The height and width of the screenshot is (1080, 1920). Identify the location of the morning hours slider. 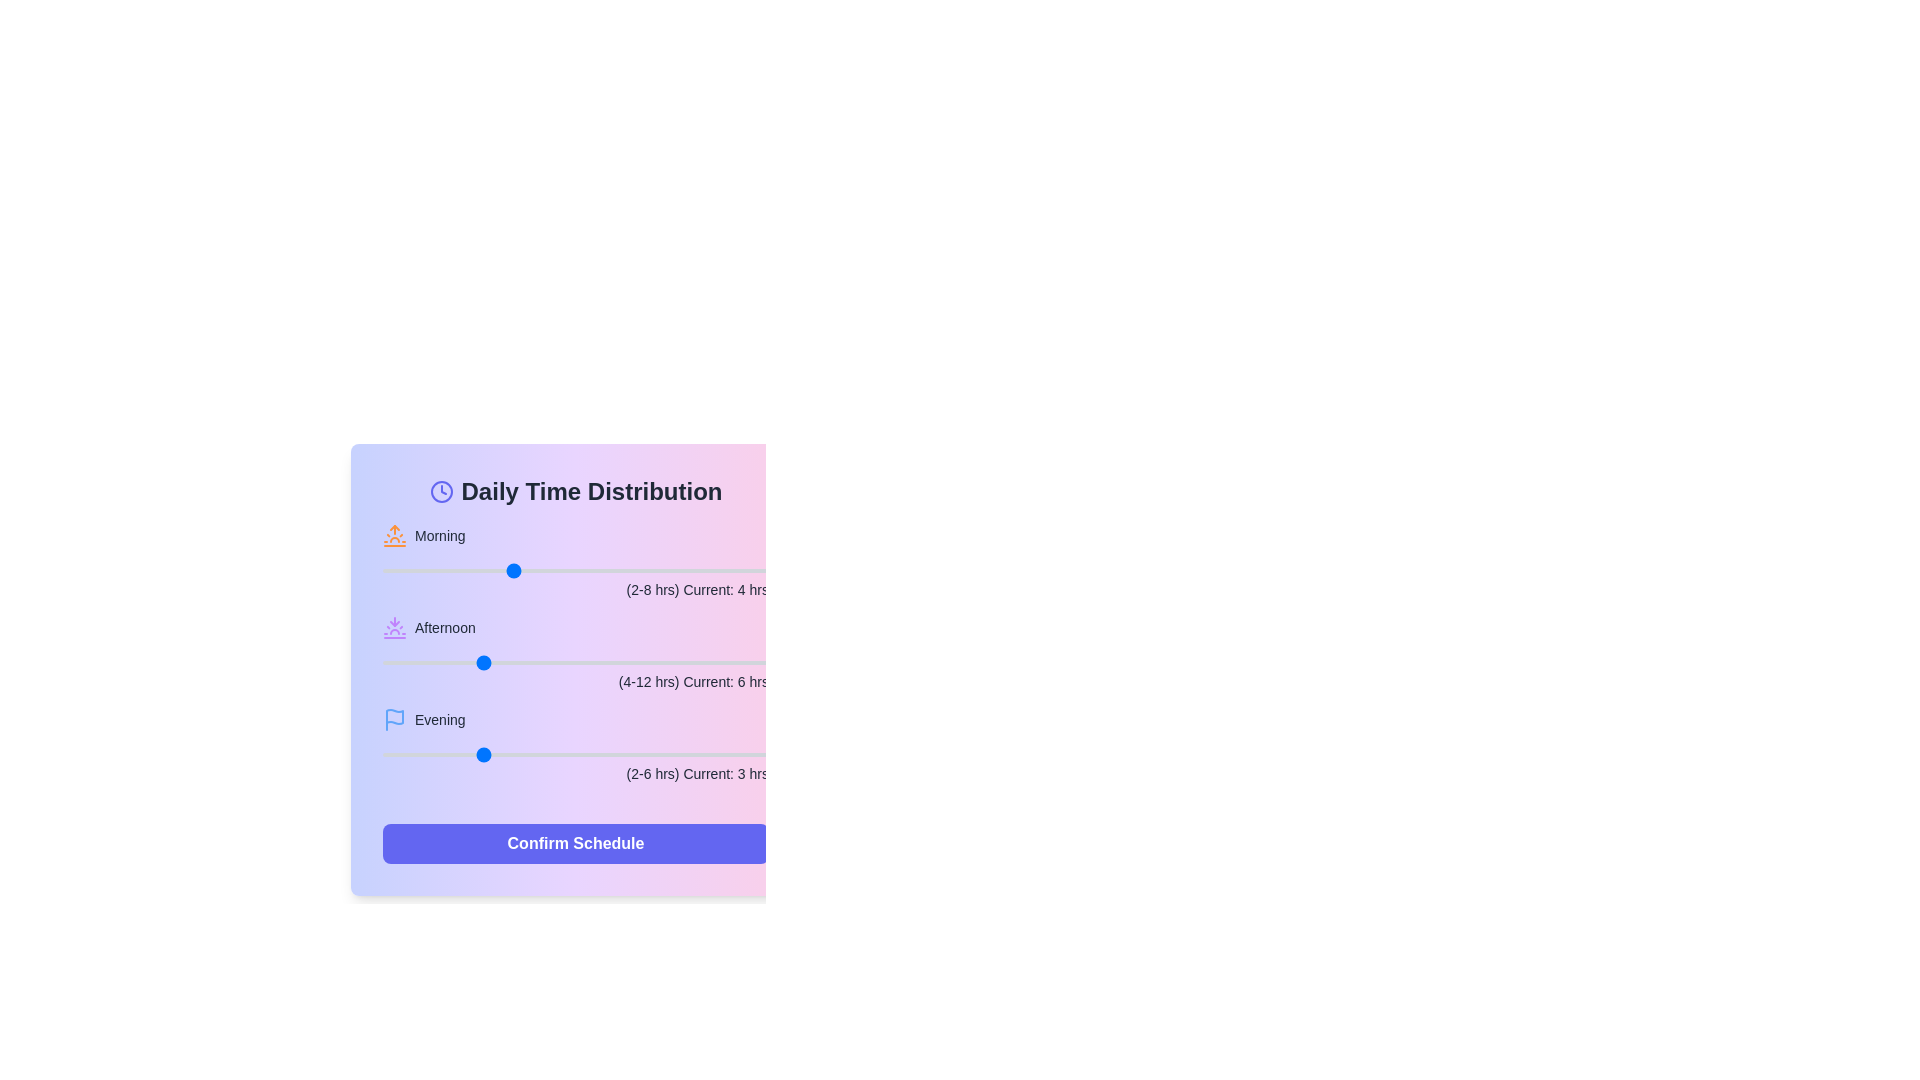
(704, 570).